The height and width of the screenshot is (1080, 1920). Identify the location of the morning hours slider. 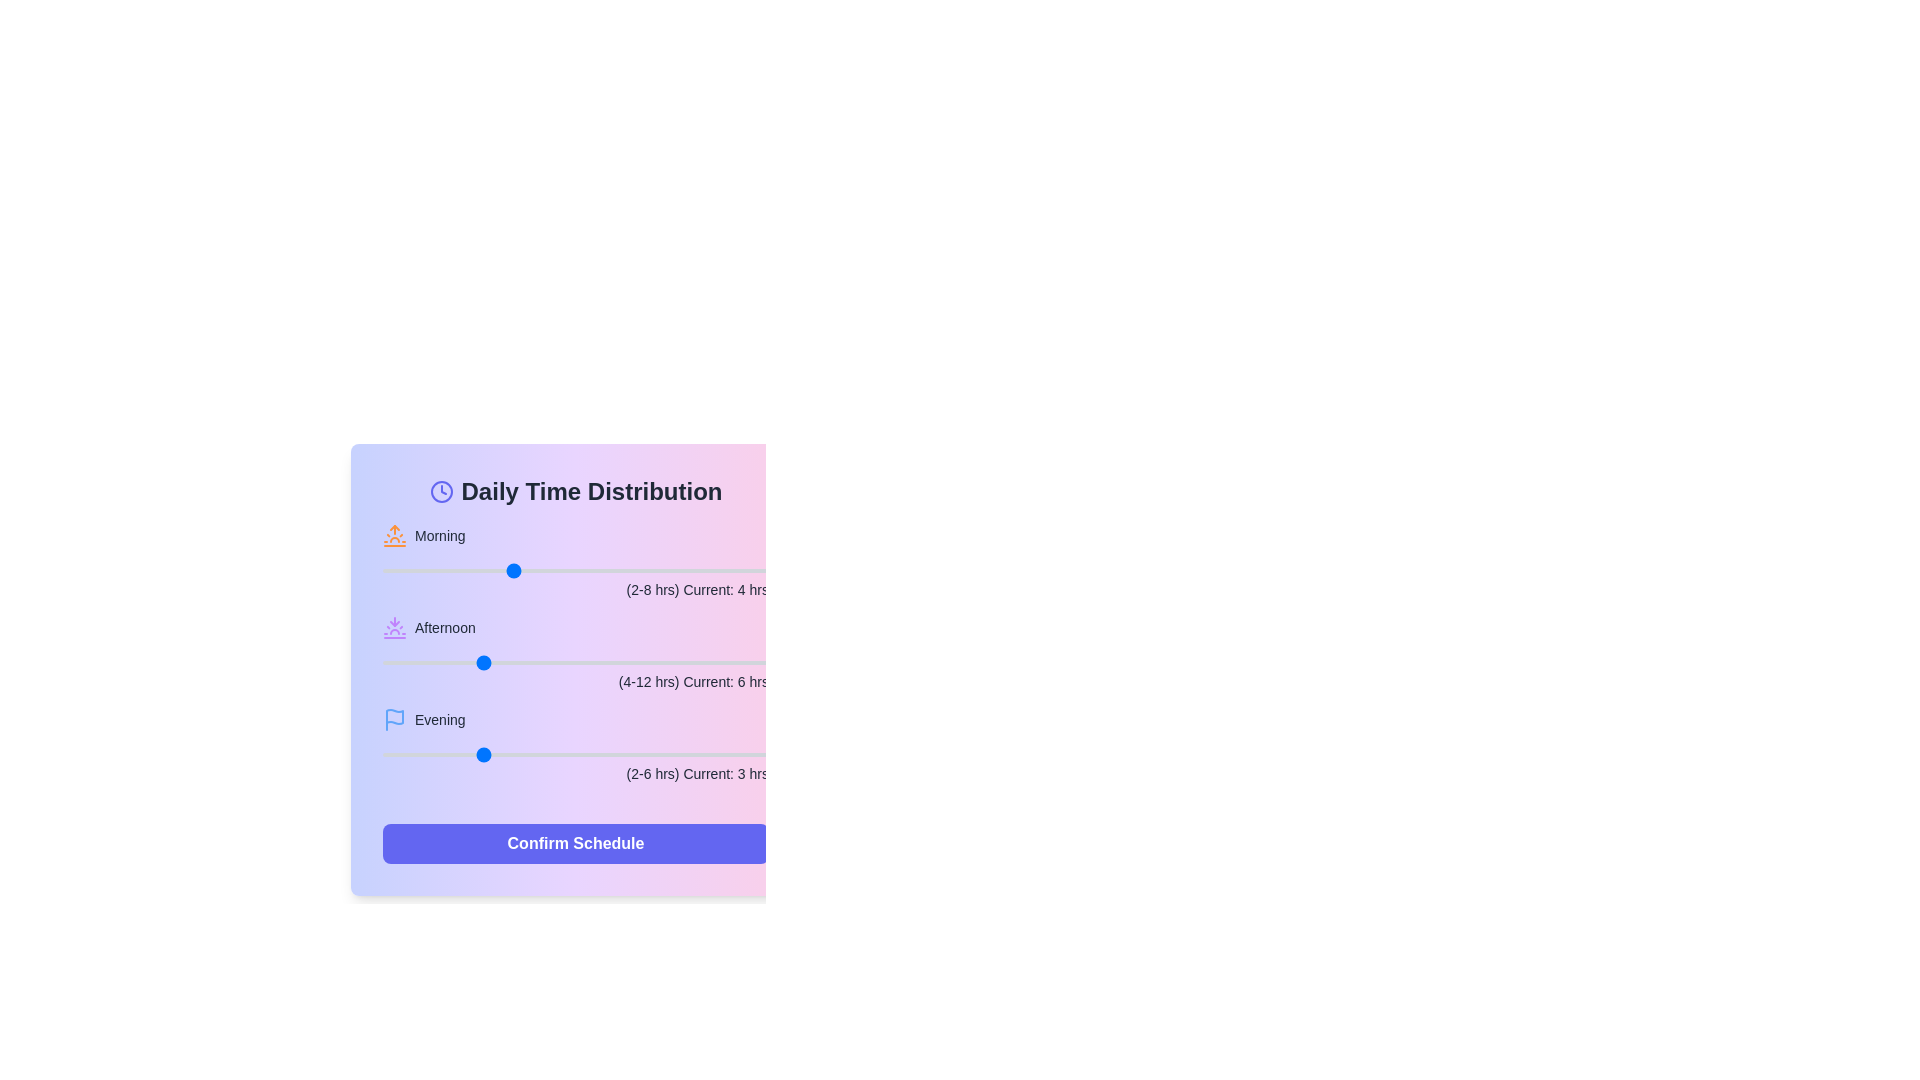
(704, 570).